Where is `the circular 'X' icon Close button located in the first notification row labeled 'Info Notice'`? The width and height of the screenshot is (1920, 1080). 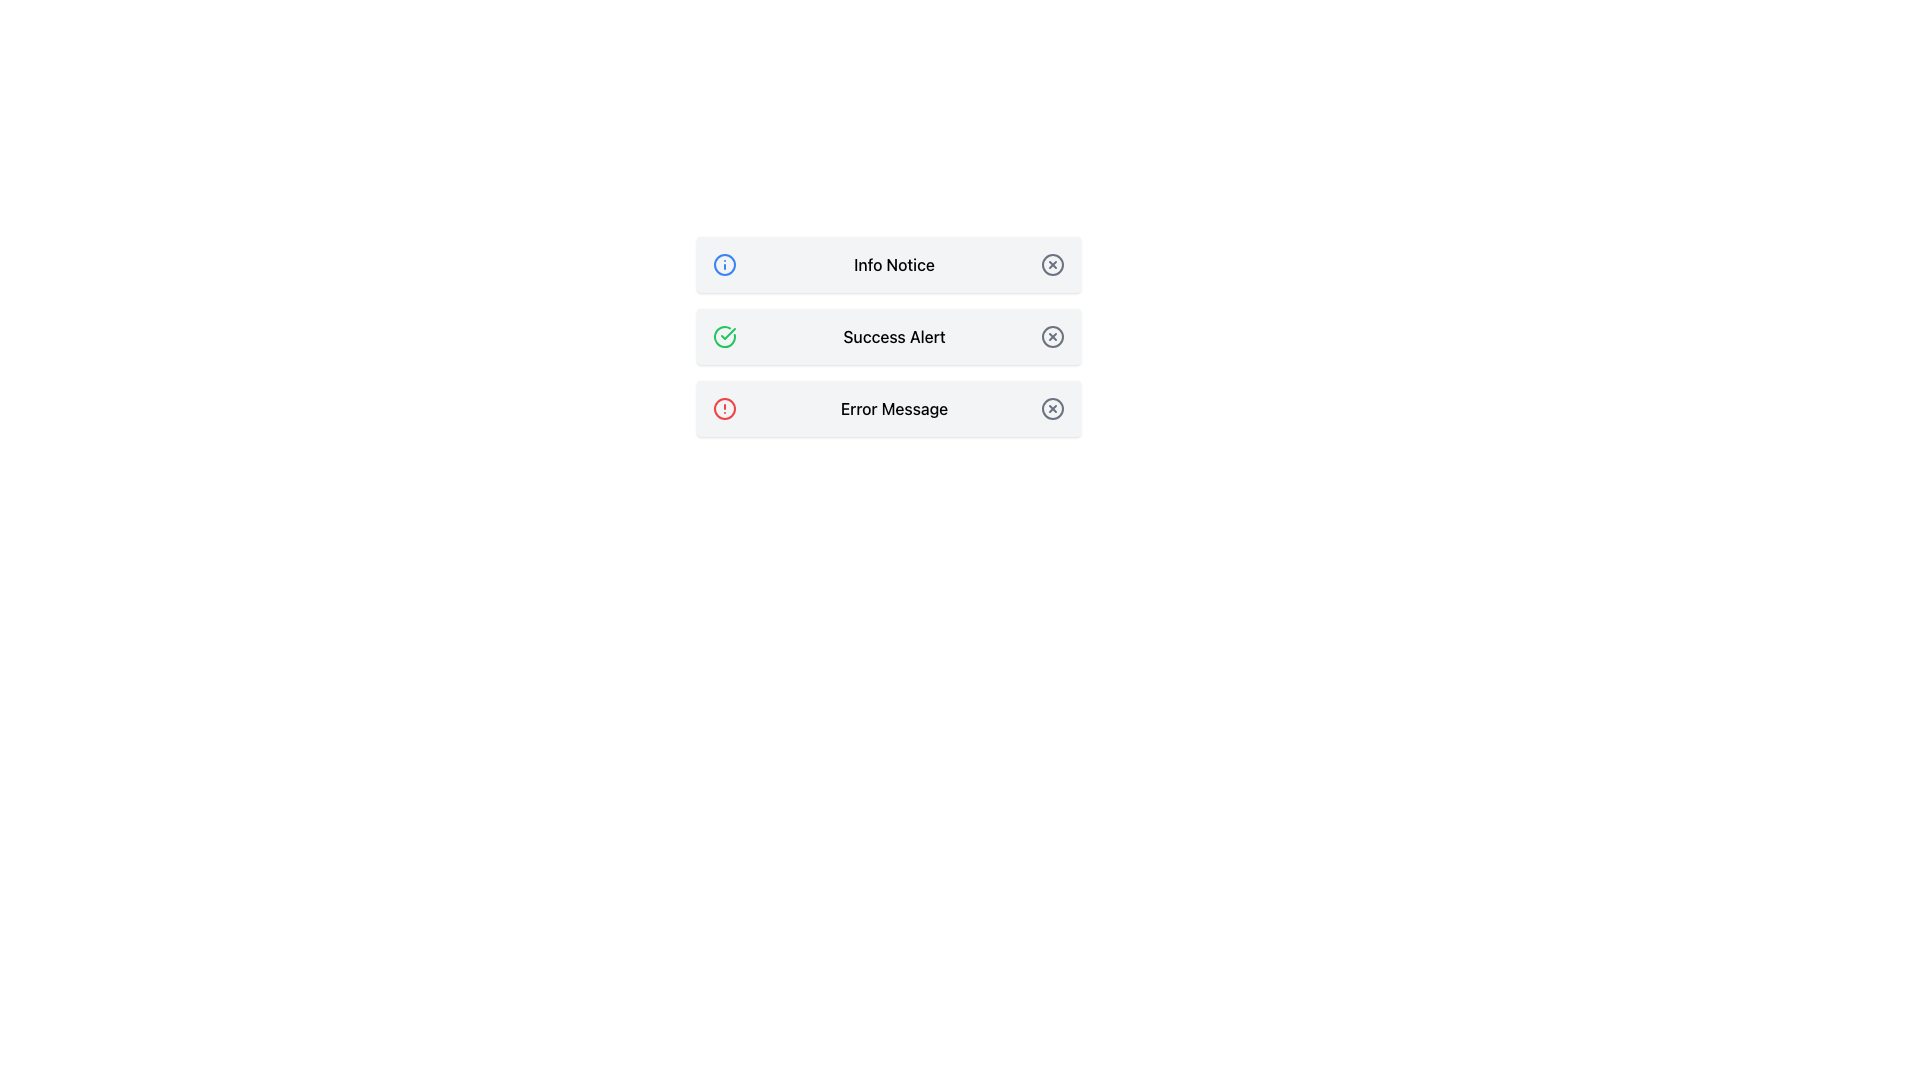 the circular 'X' icon Close button located in the first notification row labeled 'Info Notice' is located at coordinates (1051, 264).